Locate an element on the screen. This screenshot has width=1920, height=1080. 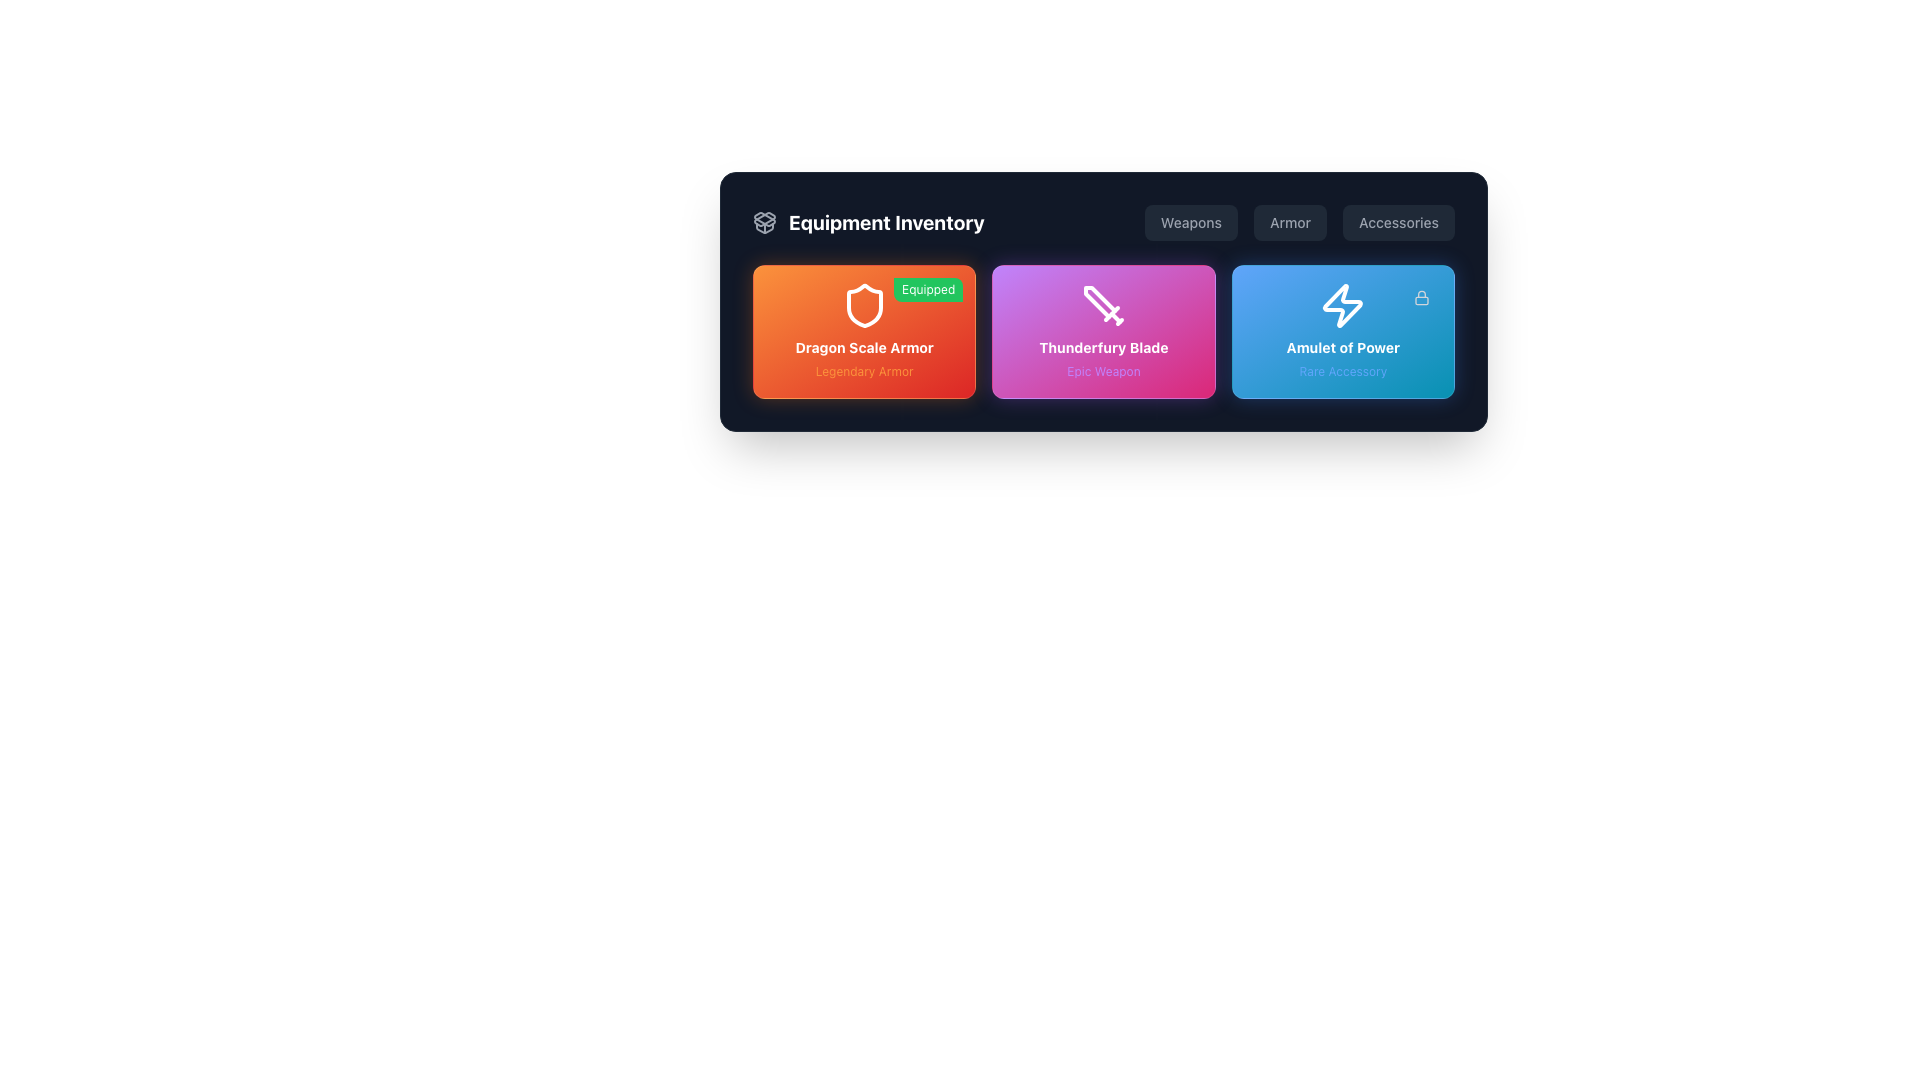
the text label reading 'Thunderfury Blade' styled in white text within the purple card in the 'Equipment Inventory' section is located at coordinates (1103, 346).